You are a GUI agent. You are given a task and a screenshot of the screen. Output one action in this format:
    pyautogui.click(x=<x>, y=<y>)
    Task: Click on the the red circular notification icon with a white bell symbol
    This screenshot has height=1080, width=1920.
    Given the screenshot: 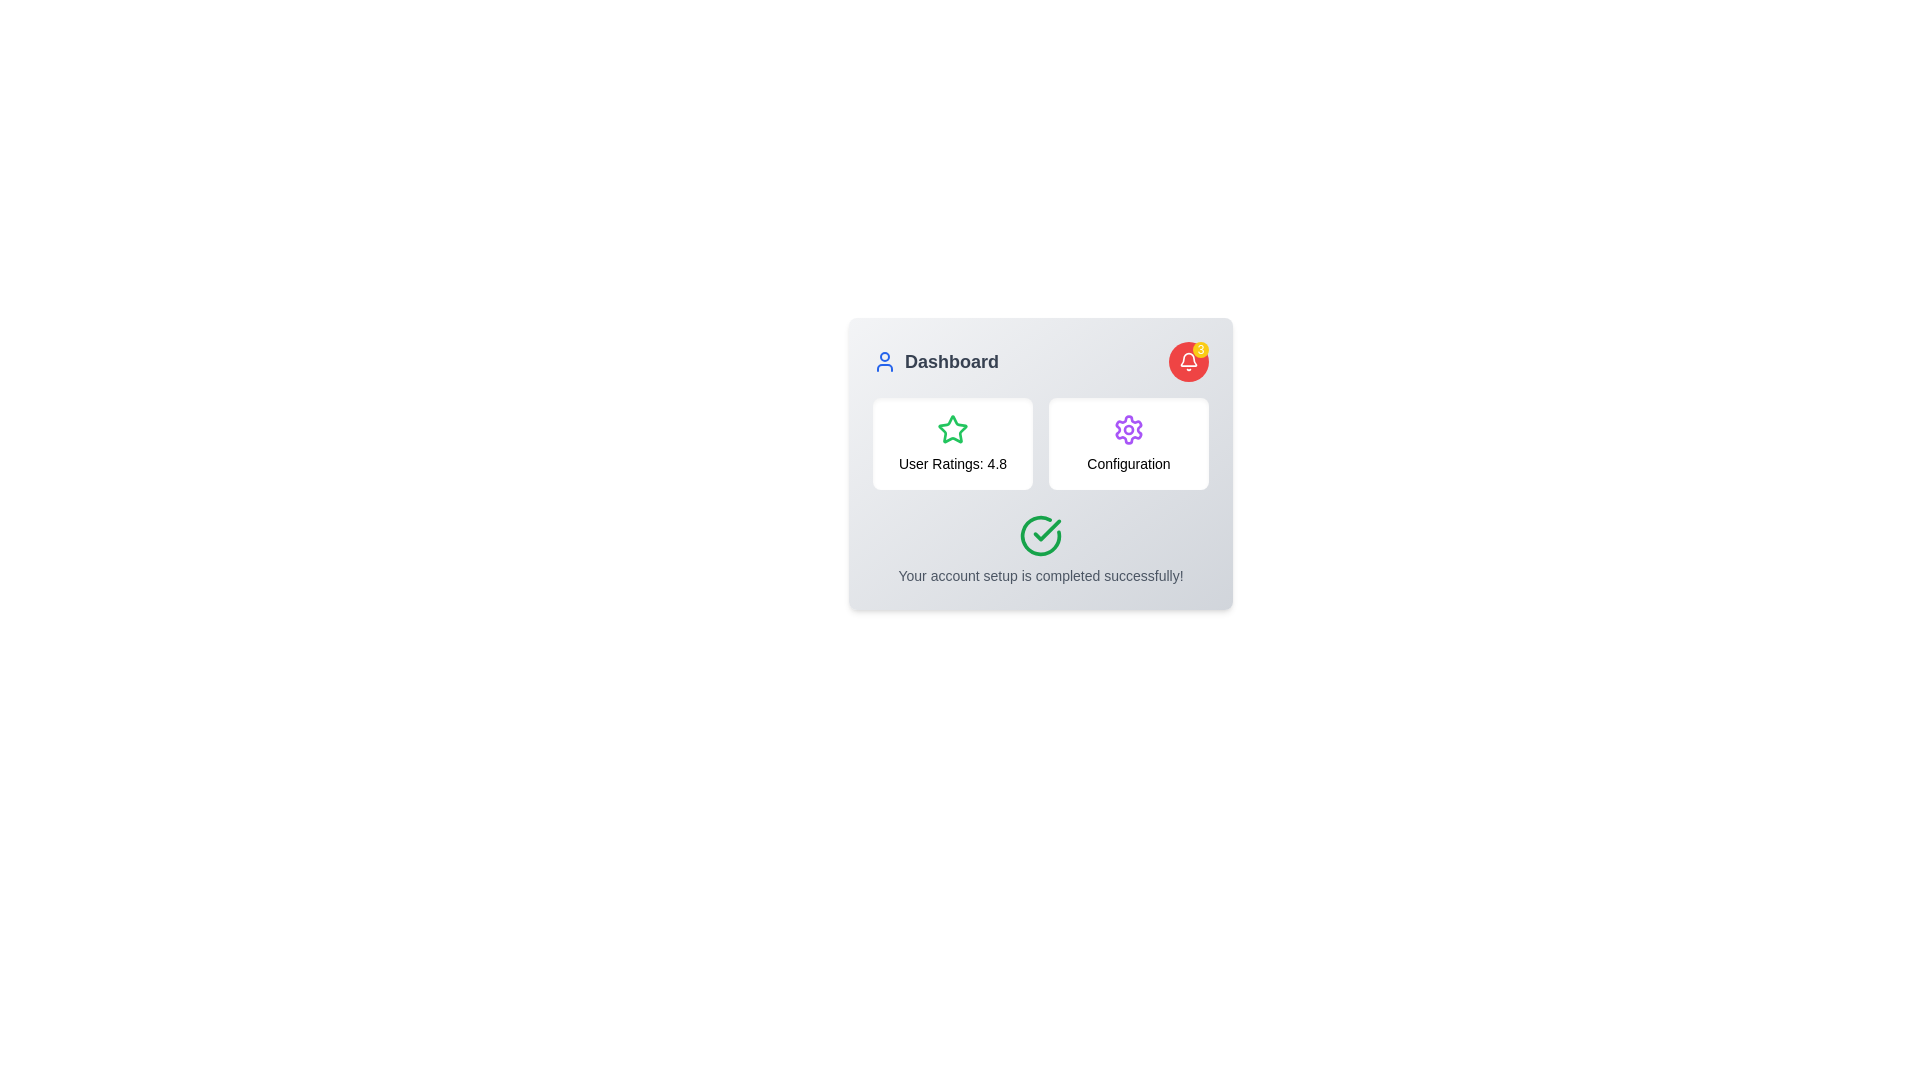 What is the action you would take?
    pyautogui.click(x=1189, y=362)
    